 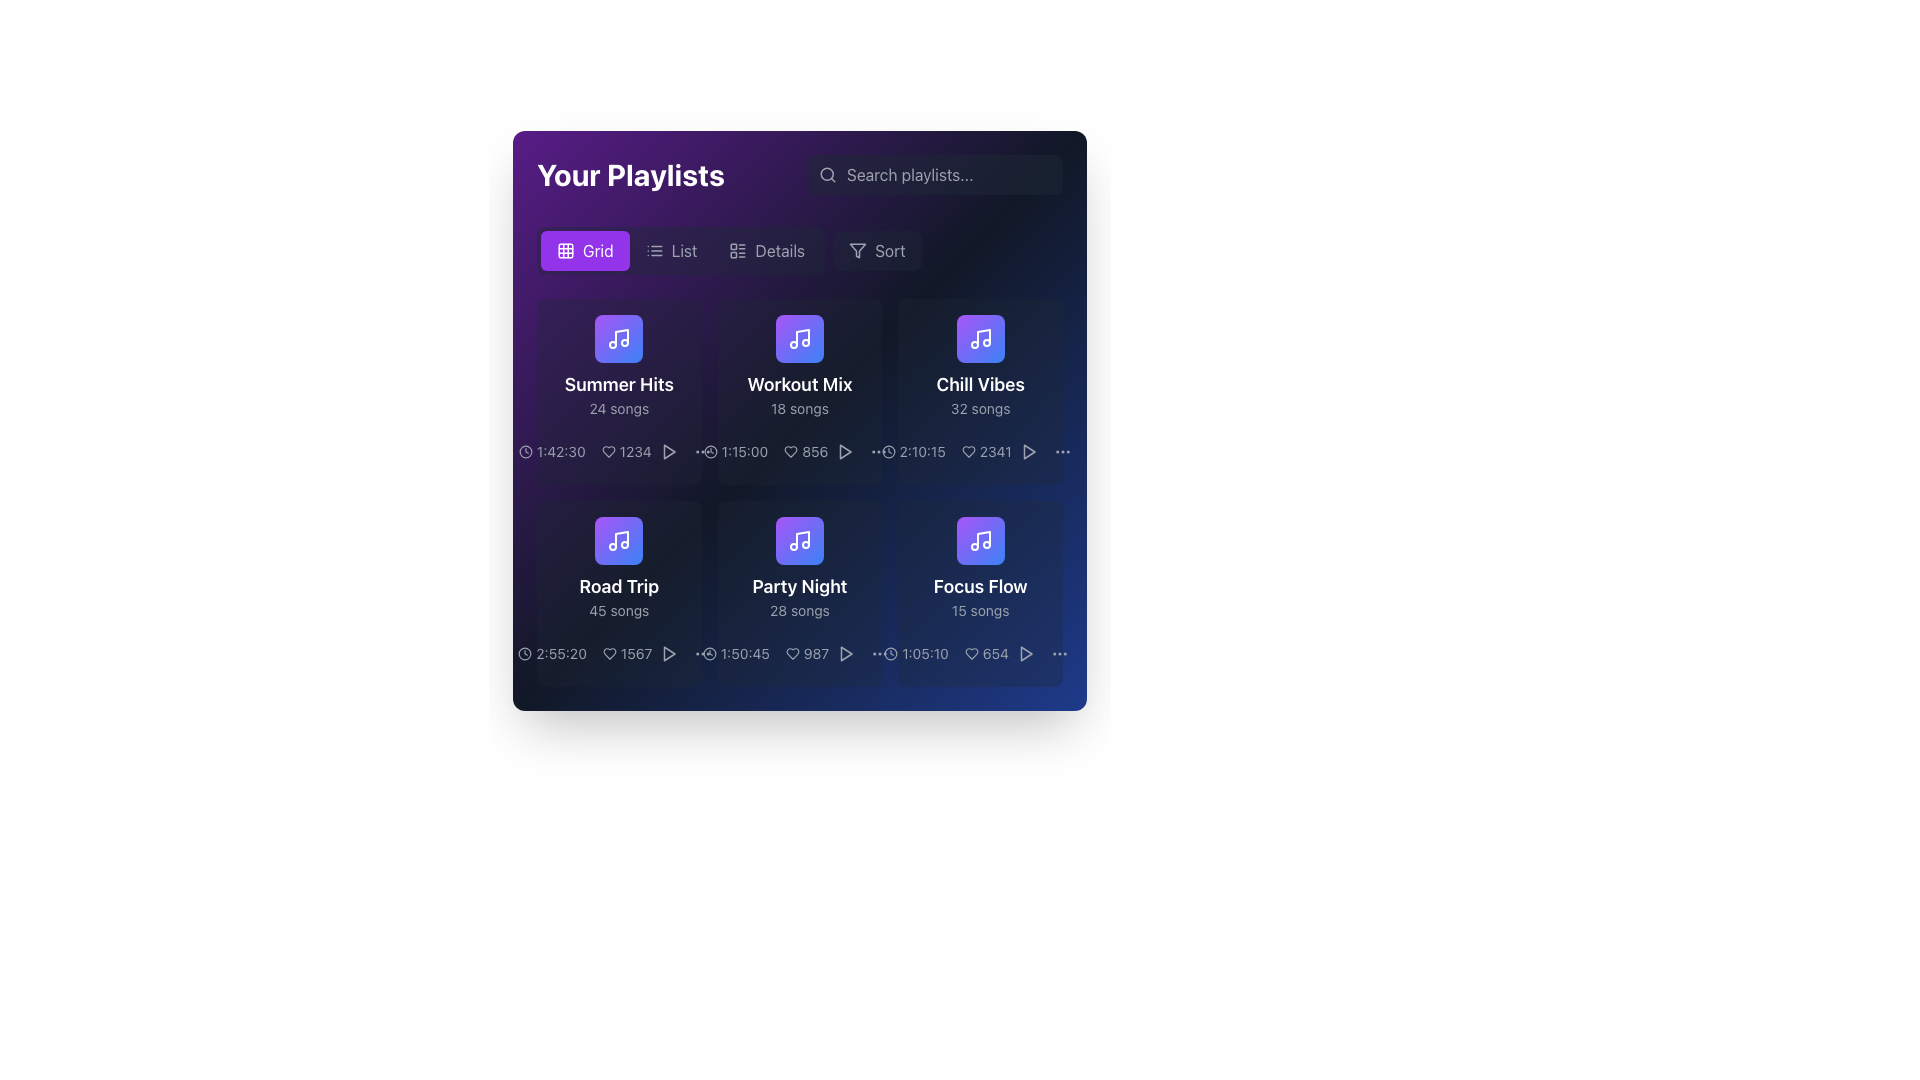 What do you see at coordinates (618, 654) in the screenshot?
I see `the heart icon representing likes or favorites for the 'Road Trip' playlist, located below the playlist title and track count` at bounding box center [618, 654].